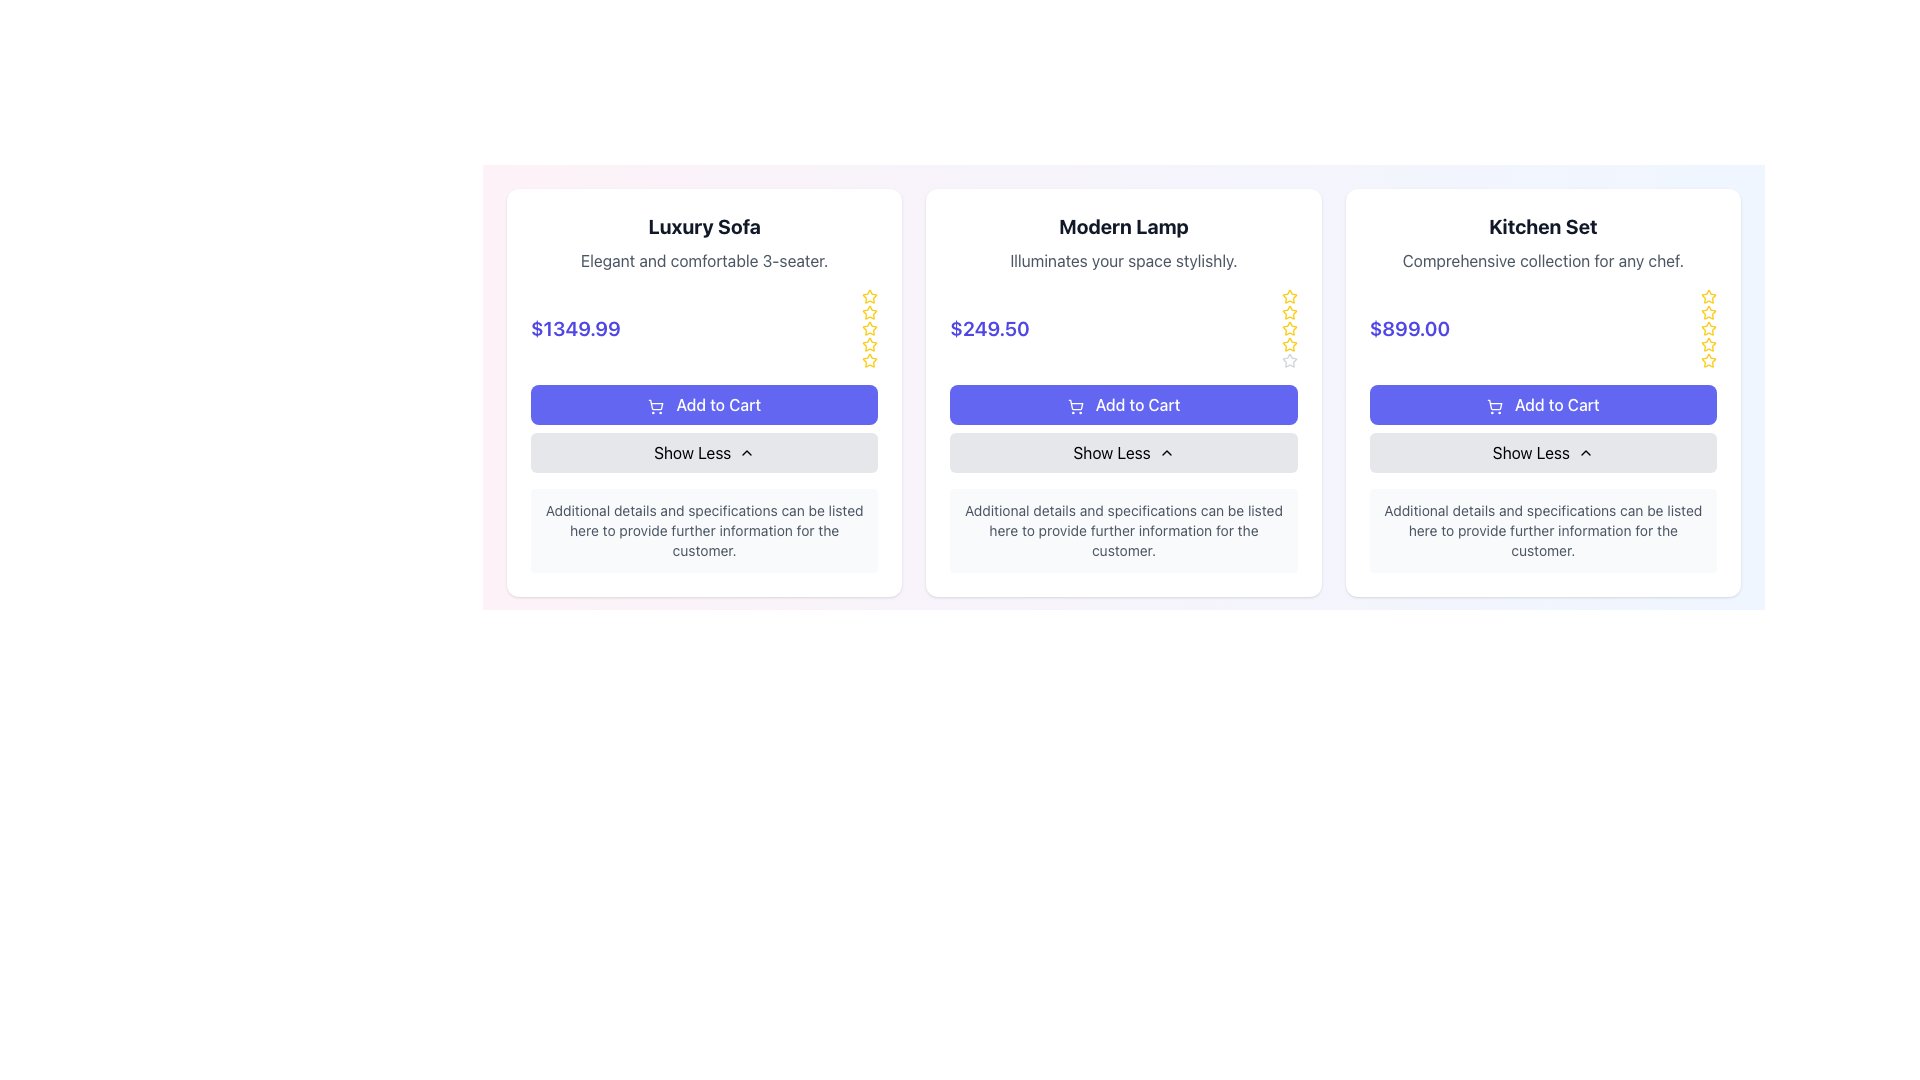 The image size is (1920, 1080). Describe the element at coordinates (1494, 404) in the screenshot. I see `the shopping cart icon located in the center of the blue 'Add to Cart' button within the 'Kitchen Set' card, which is the third card in the product cards list` at that location.